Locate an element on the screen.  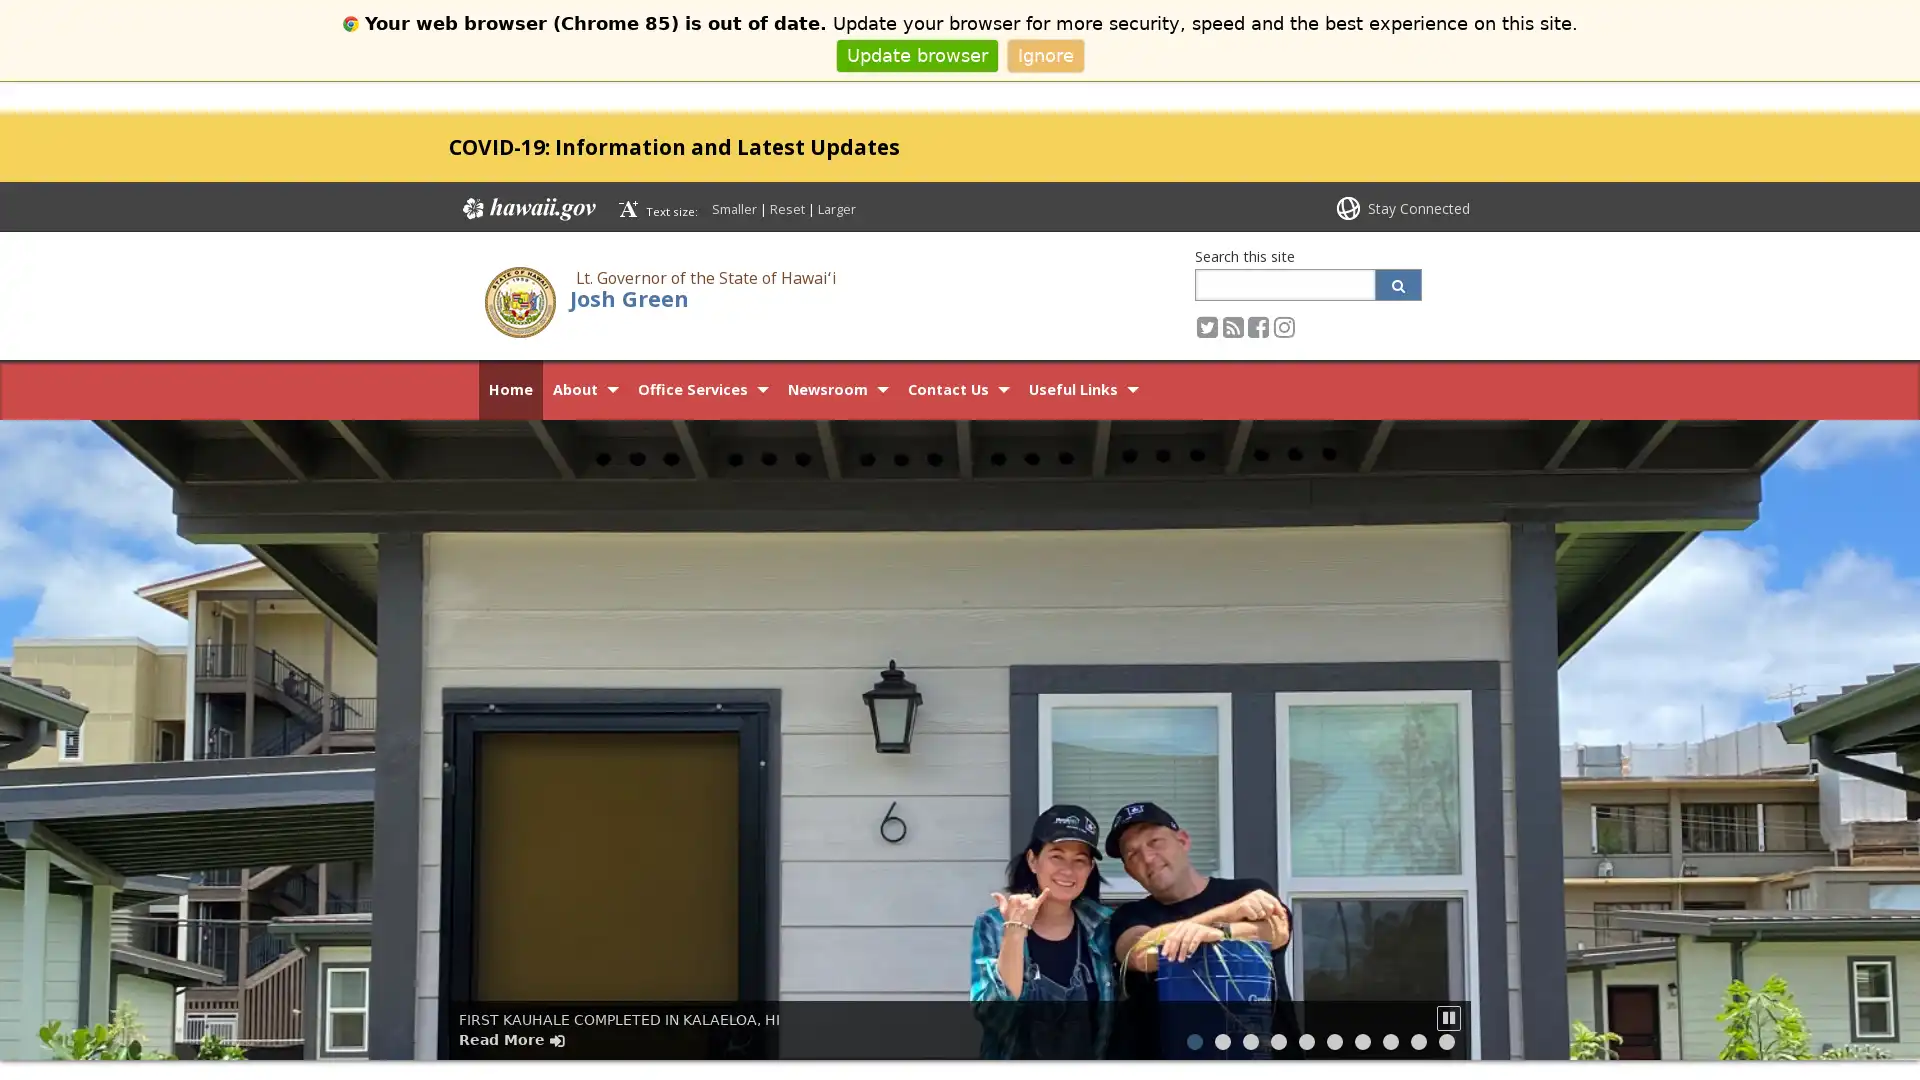
Search button is located at coordinates (1397, 284).